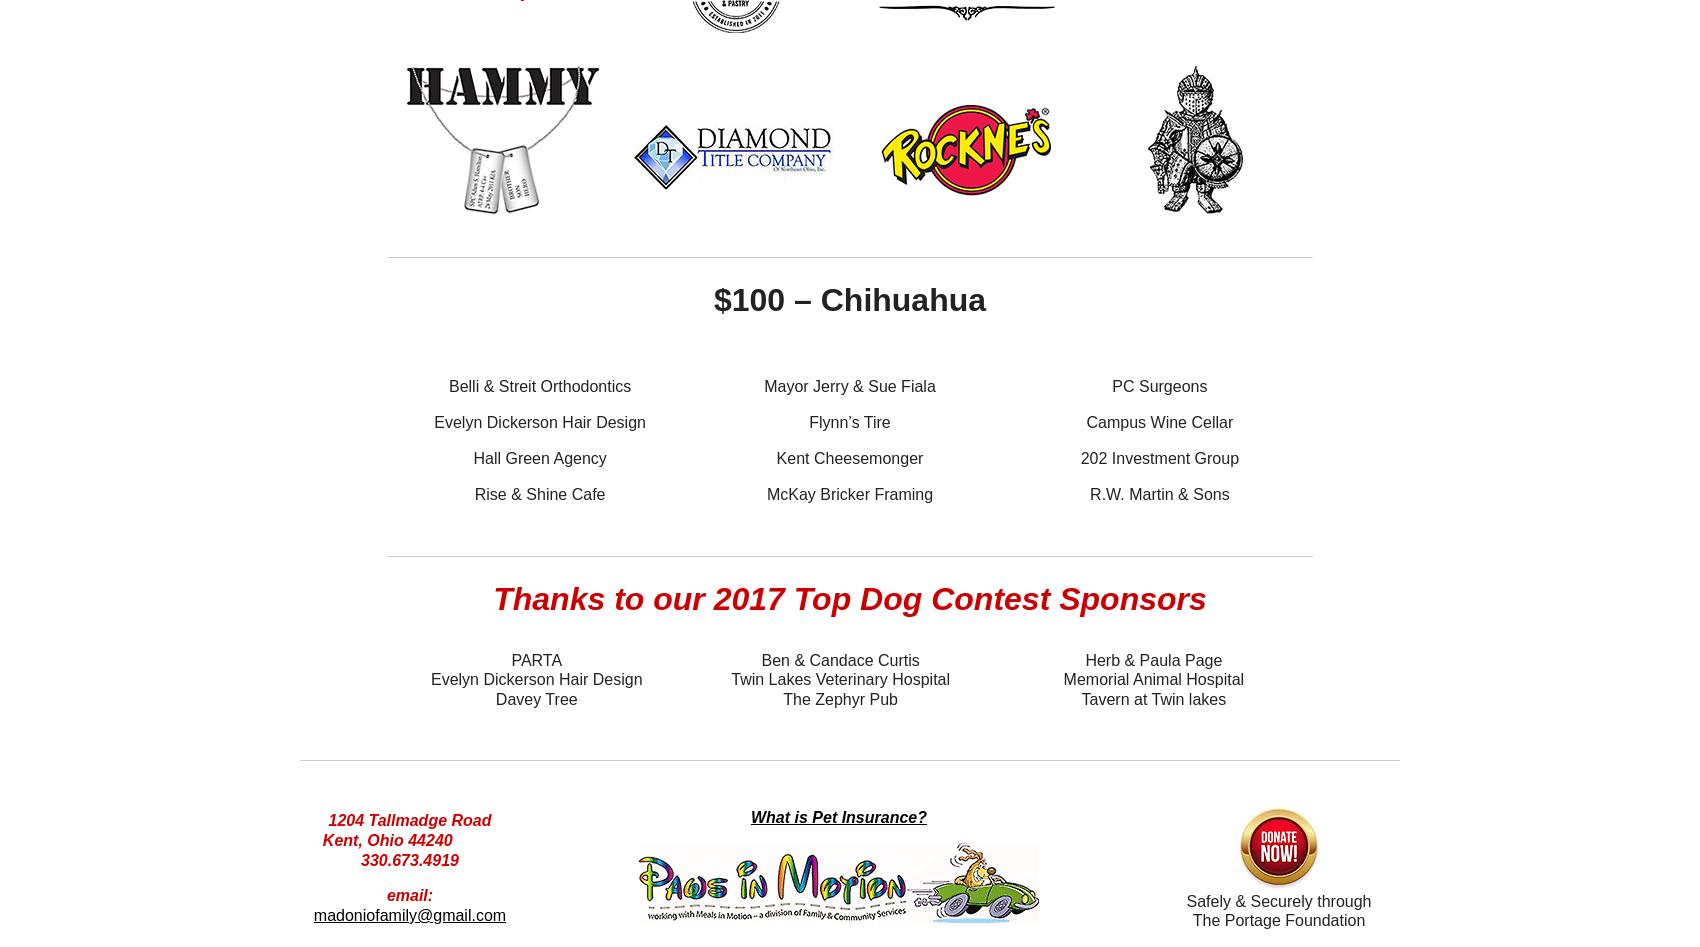 This screenshot has height=947, width=1700. What do you see at coordinates (408, 914) in the screenshot?
I see `'madoniofamily@gmail.com'` at bounding box center [408, 914].